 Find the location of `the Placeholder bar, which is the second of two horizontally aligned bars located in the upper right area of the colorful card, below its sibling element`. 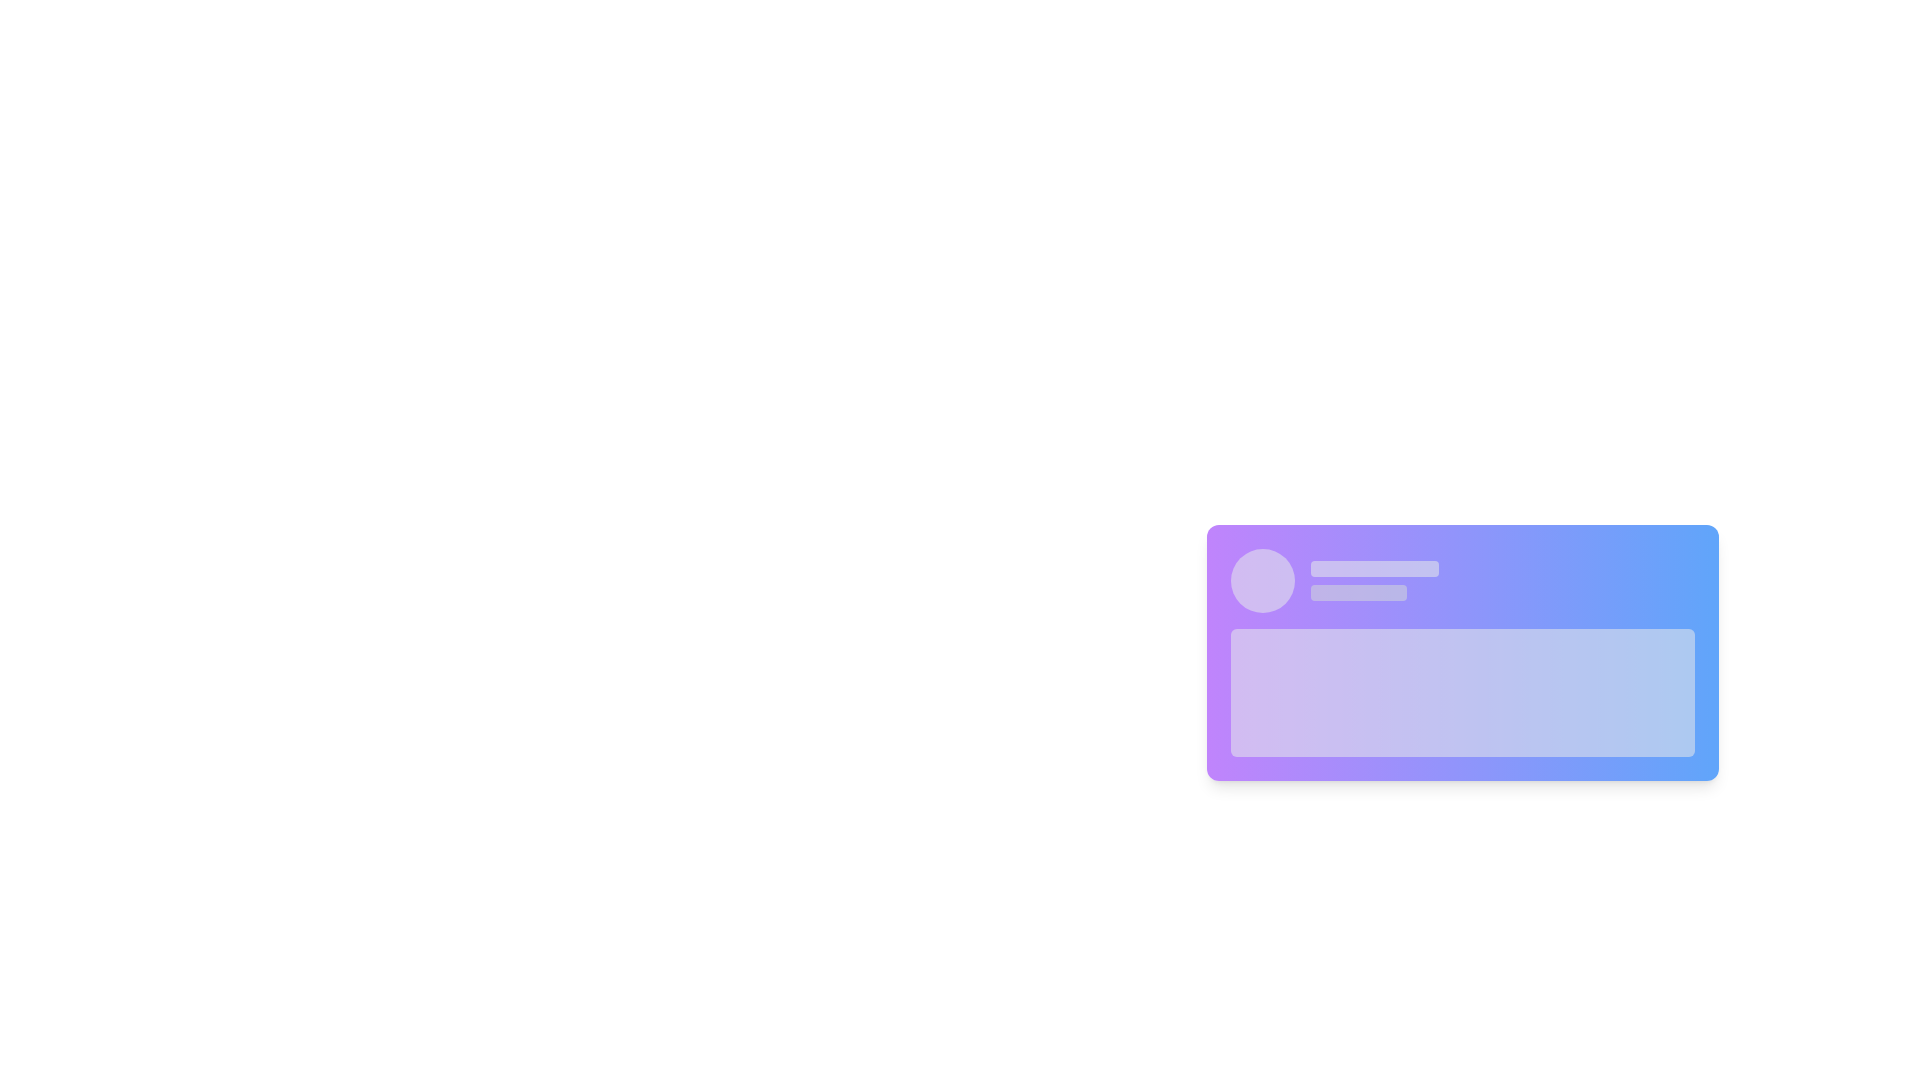

the Placeholder bar, which is the second of two horizontally aligned bars located in the upper right area of the colorful card, below its sibling element is located at coordinates (1358, 592).